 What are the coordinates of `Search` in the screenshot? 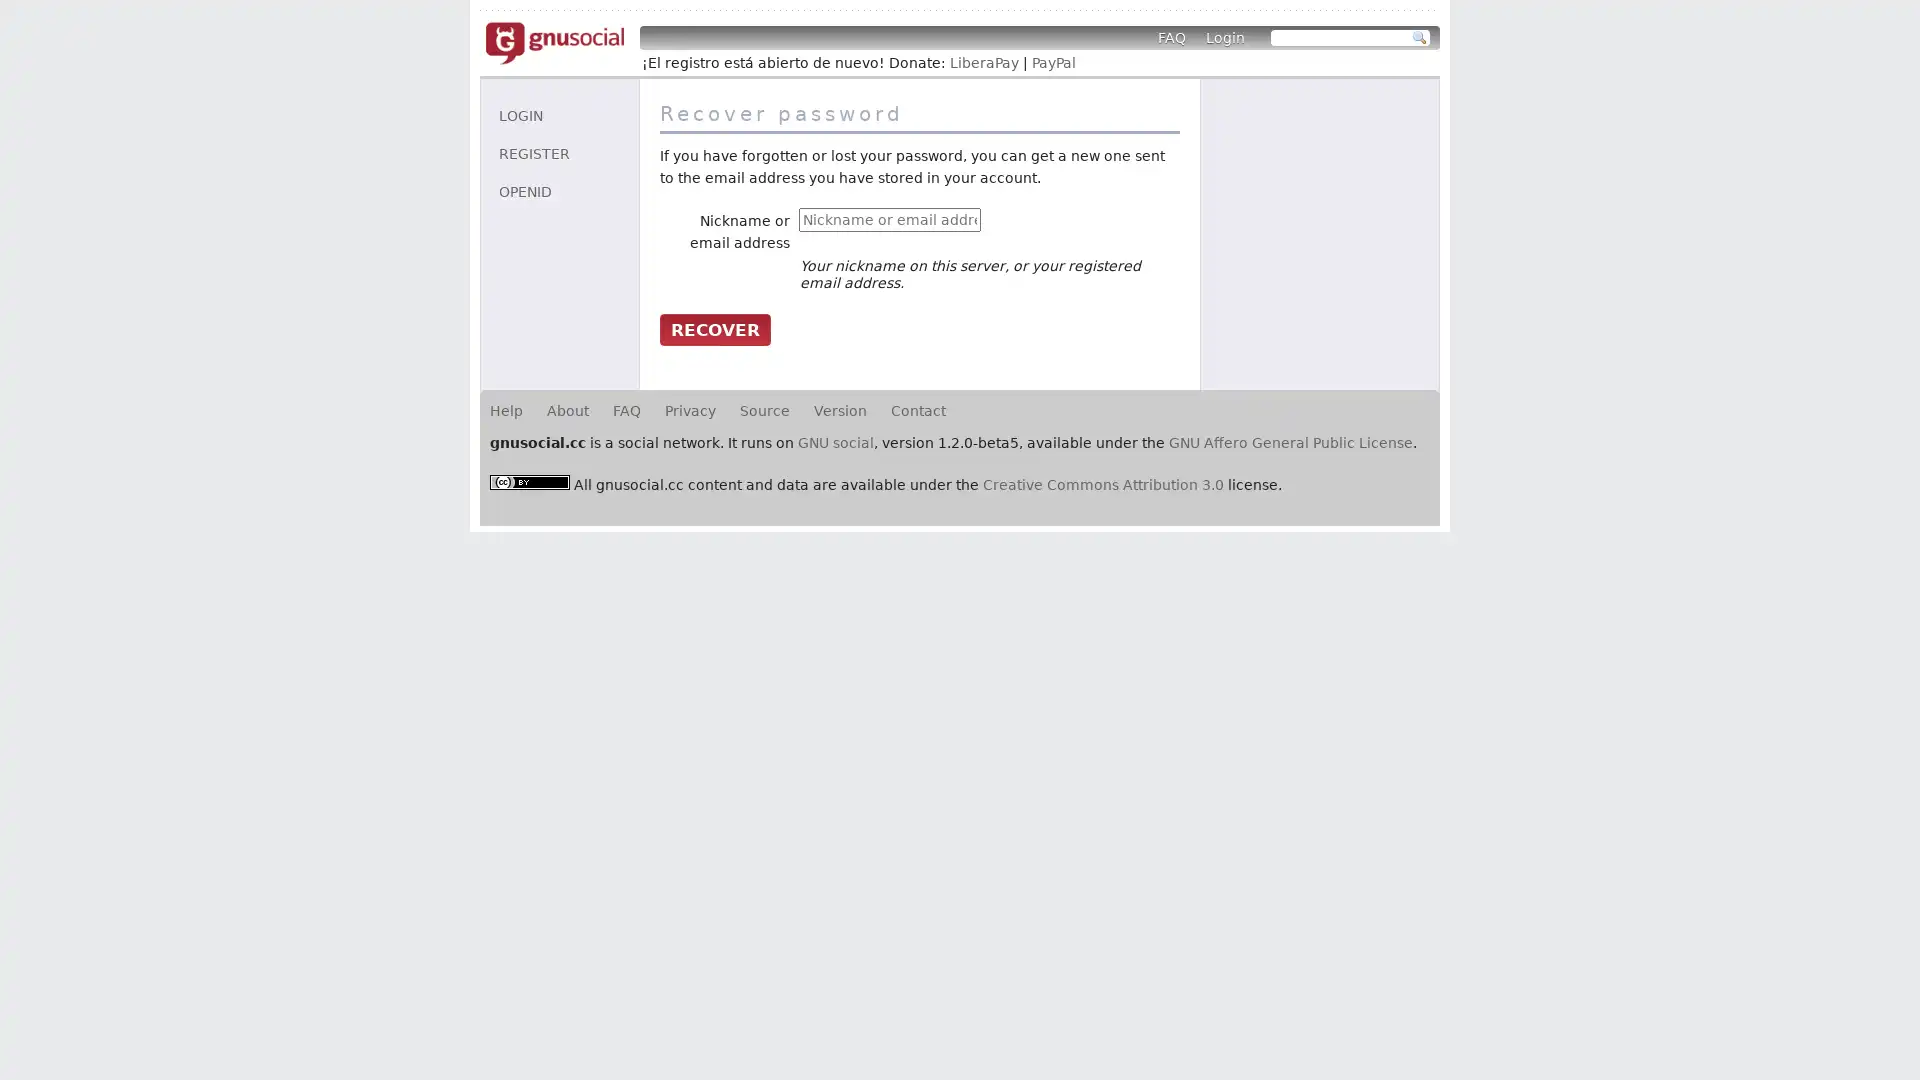 It's located at (1419, 38).